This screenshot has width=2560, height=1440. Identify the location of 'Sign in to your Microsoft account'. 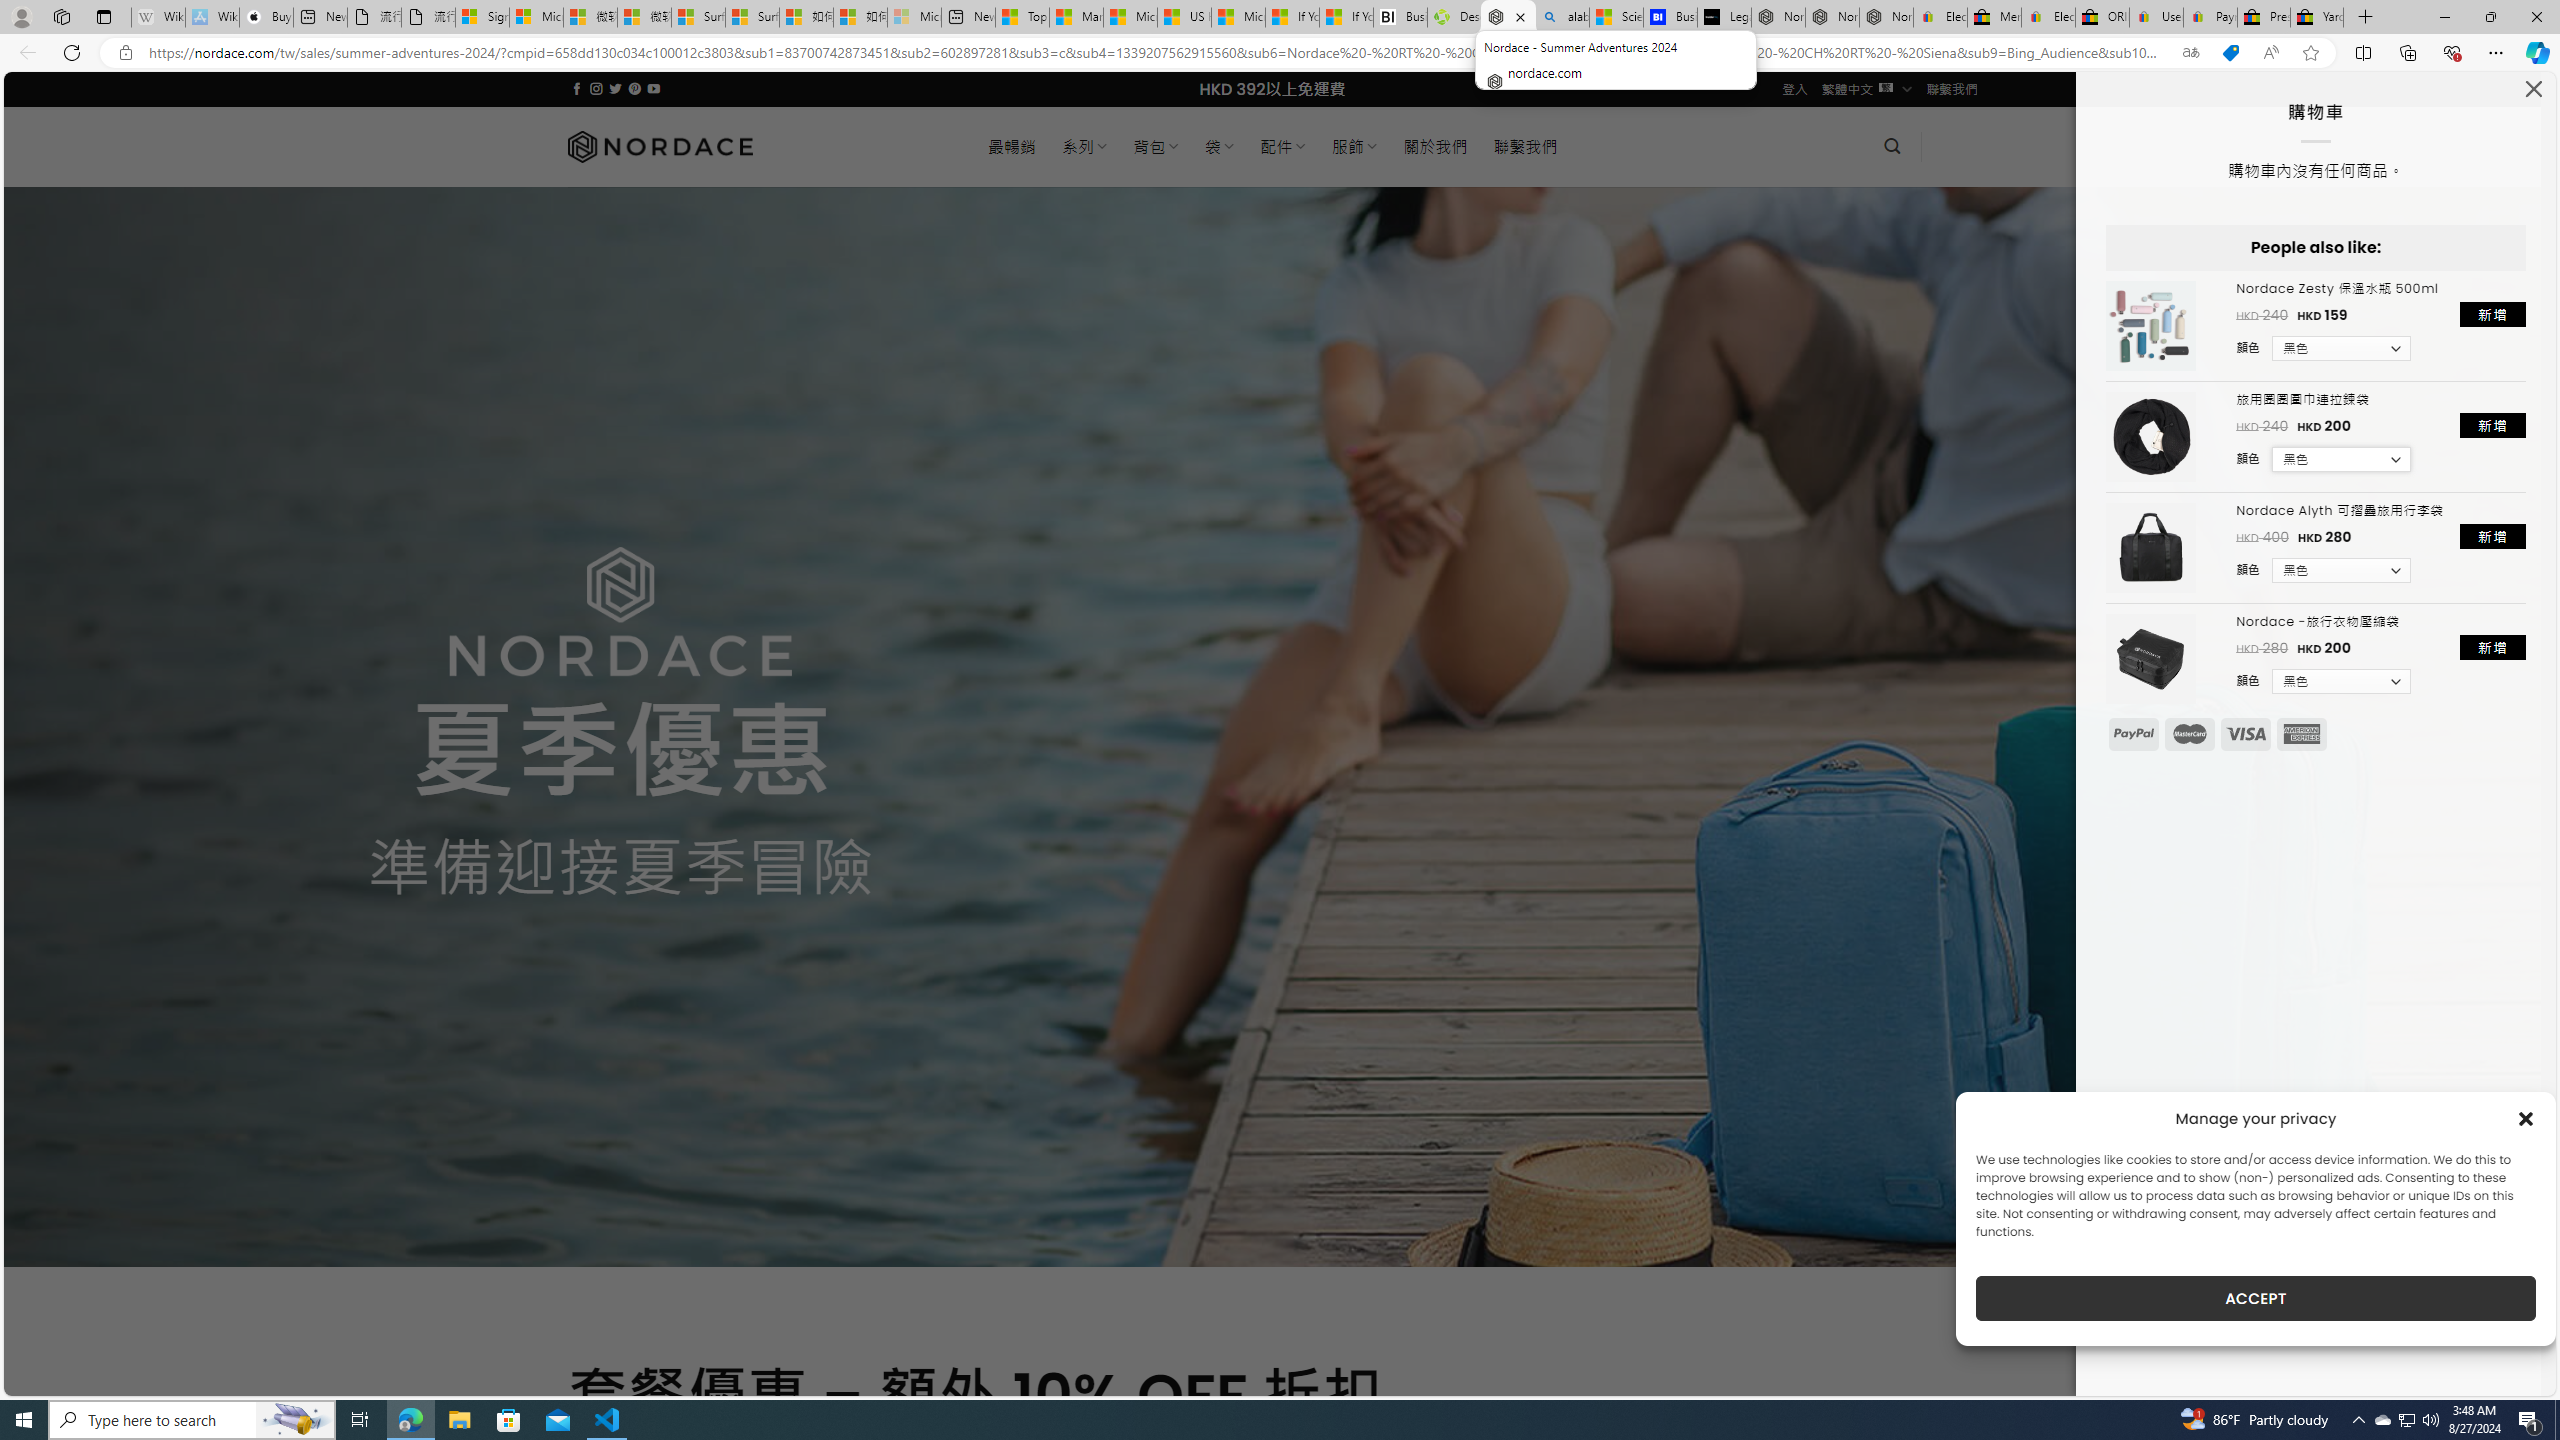
(481, 16).